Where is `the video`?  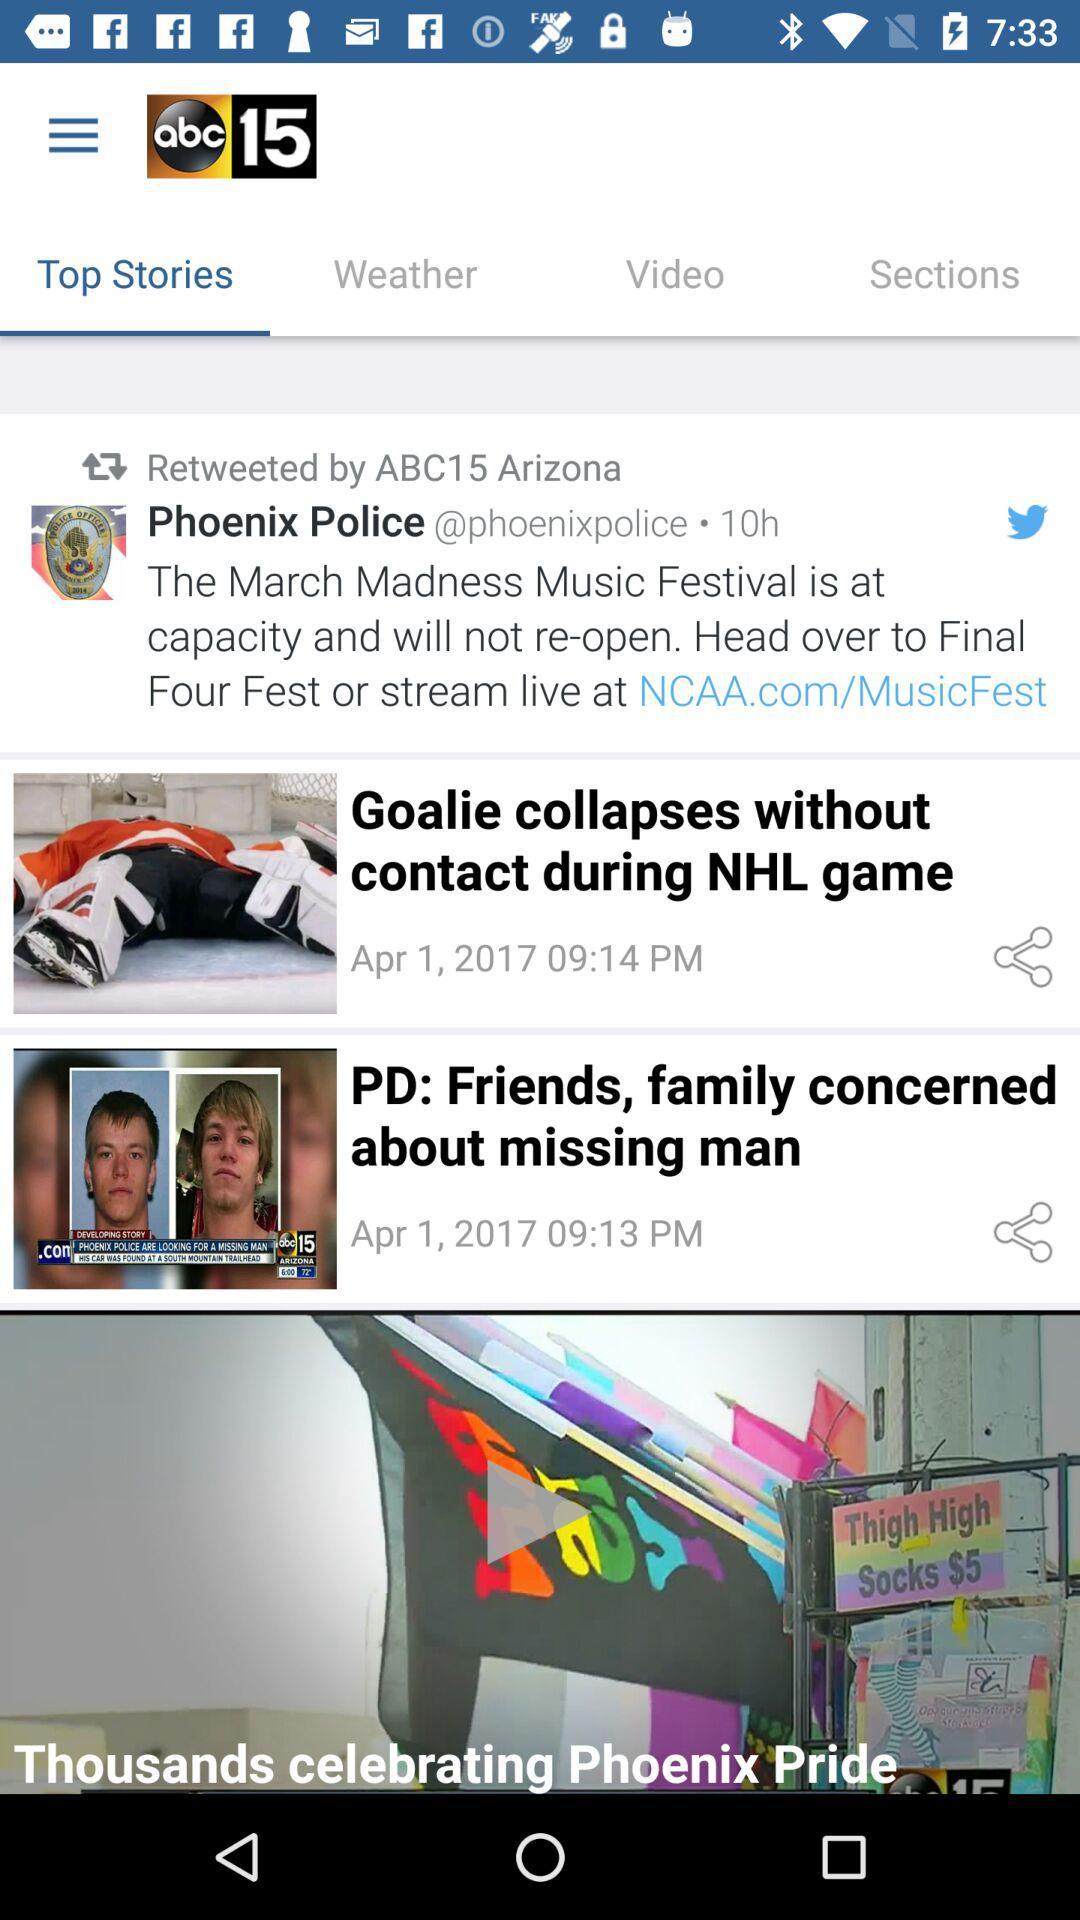 the video is located at coordinates (540, 1551).